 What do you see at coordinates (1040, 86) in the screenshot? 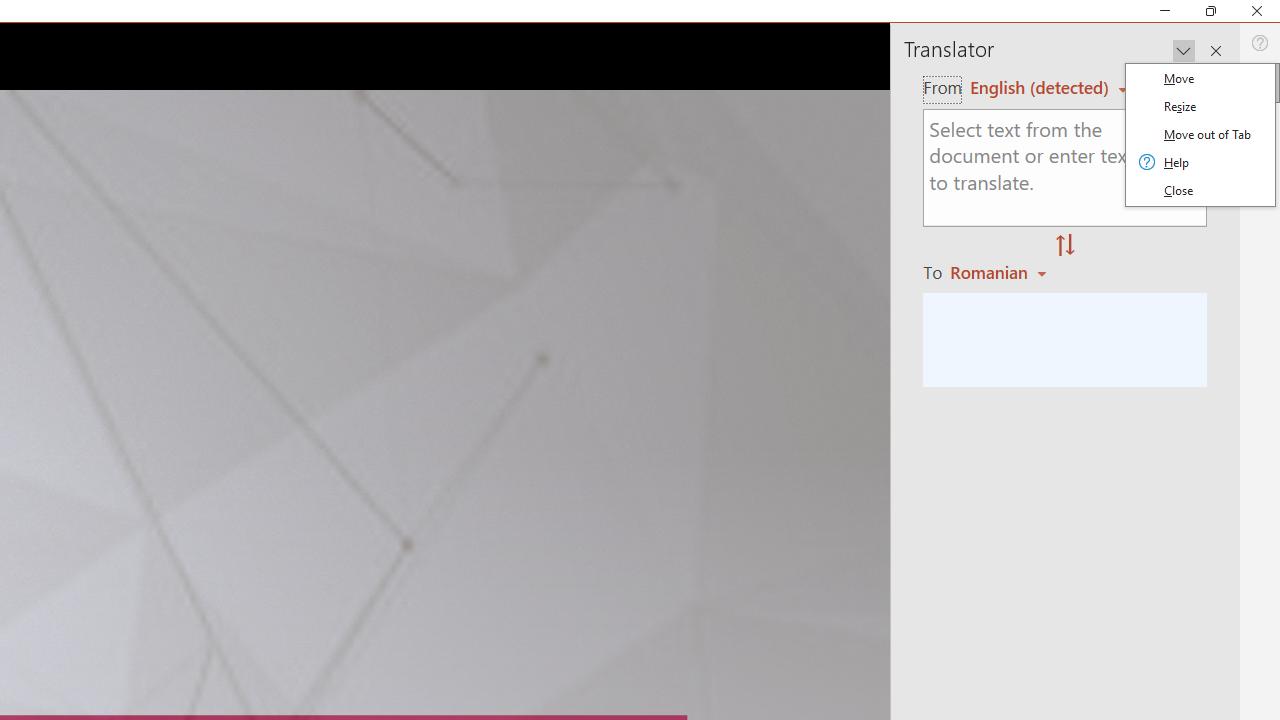
I see `'Czech (detected)'` at bounding box center [1040, 86].